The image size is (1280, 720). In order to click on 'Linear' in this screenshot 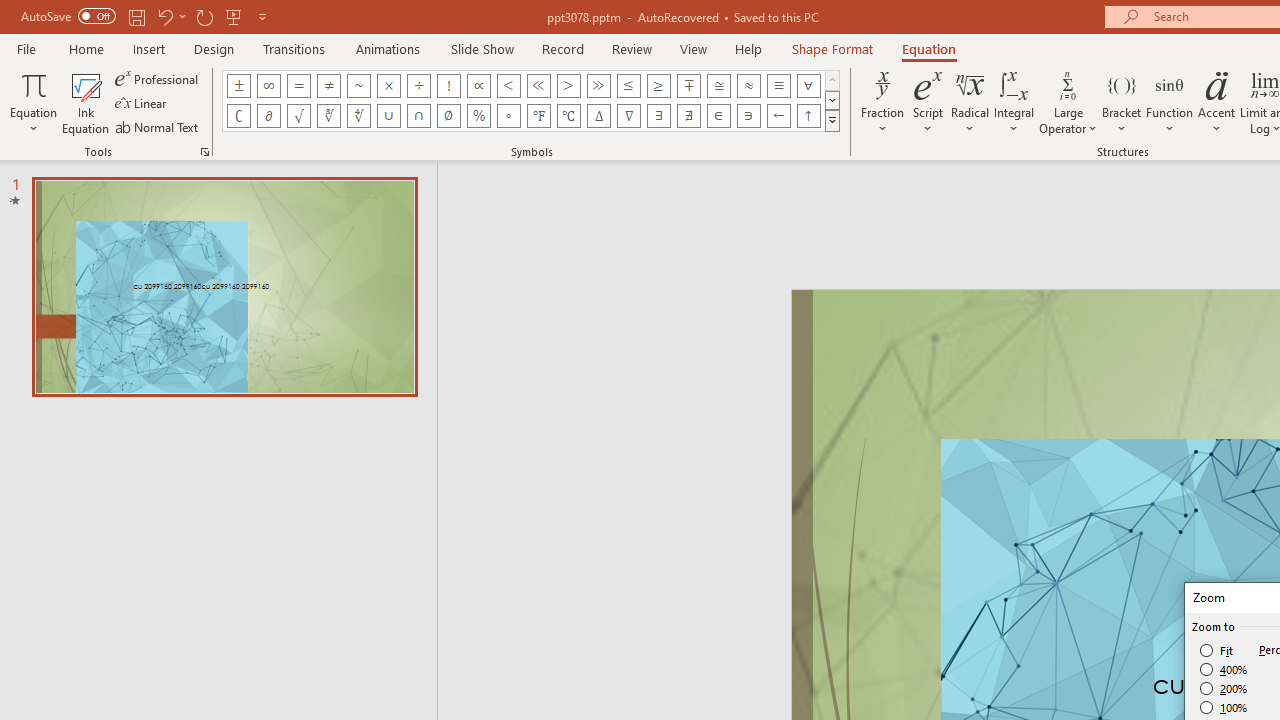, I will do `click(141, 103)`.